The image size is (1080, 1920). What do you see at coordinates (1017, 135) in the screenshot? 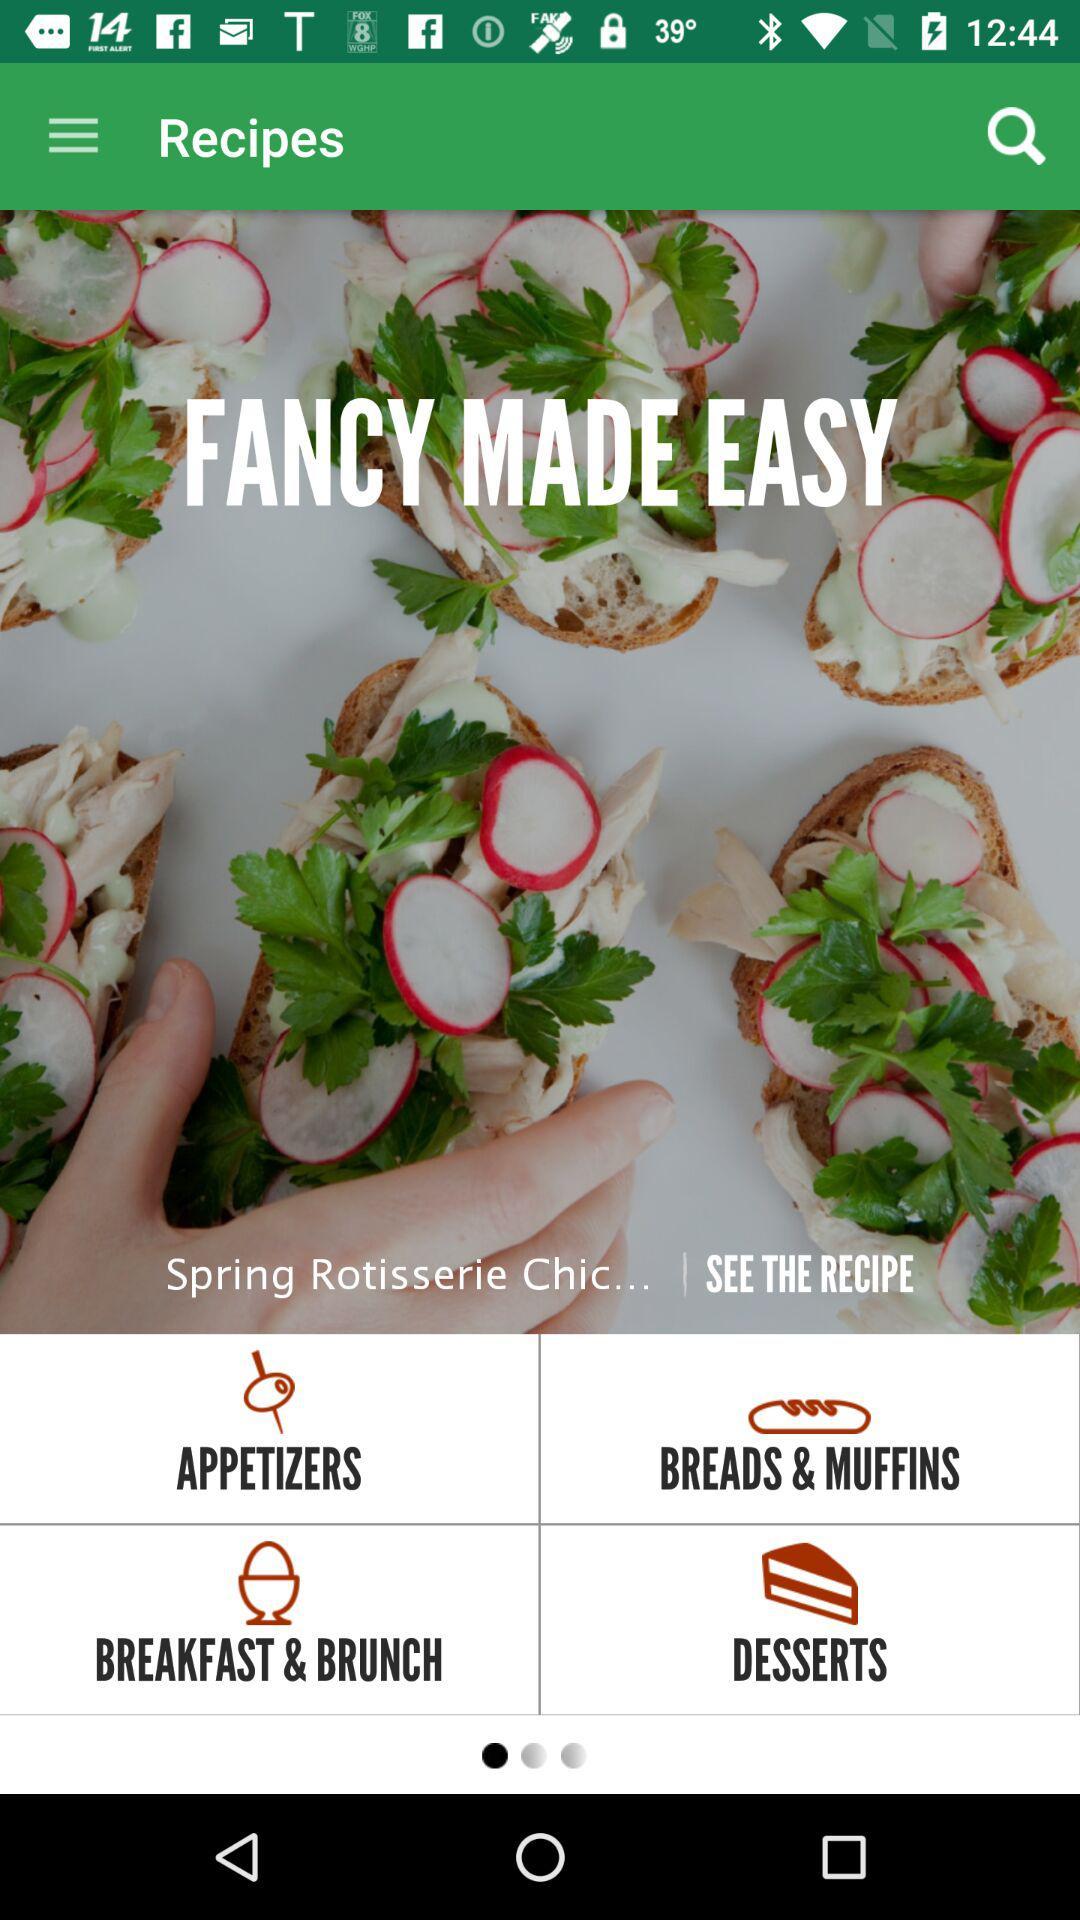
I see `the icon above fancy made easy` at bounding box center [1017, 135].